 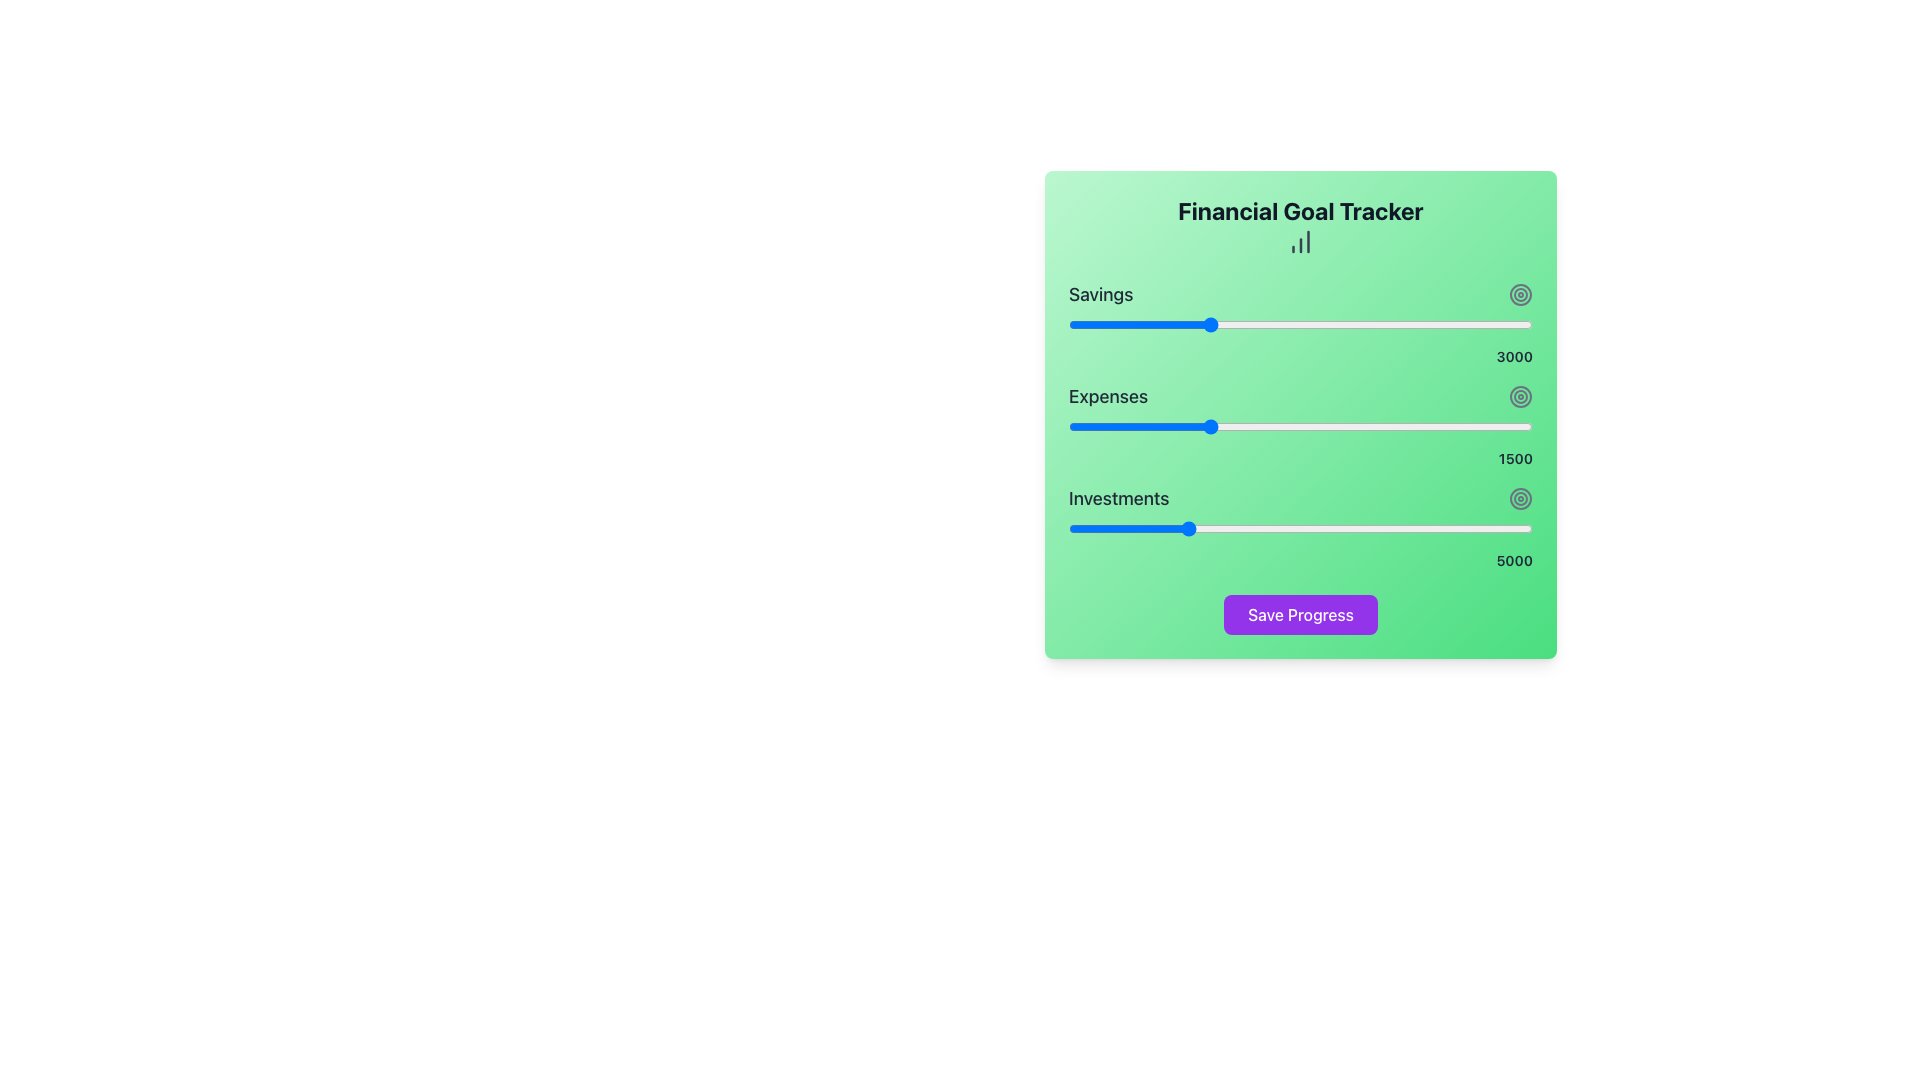 What do you see at coordinates (1398, 426) in the screenshot?
I see `the expenses slider` at bounding box center [1398, 426].